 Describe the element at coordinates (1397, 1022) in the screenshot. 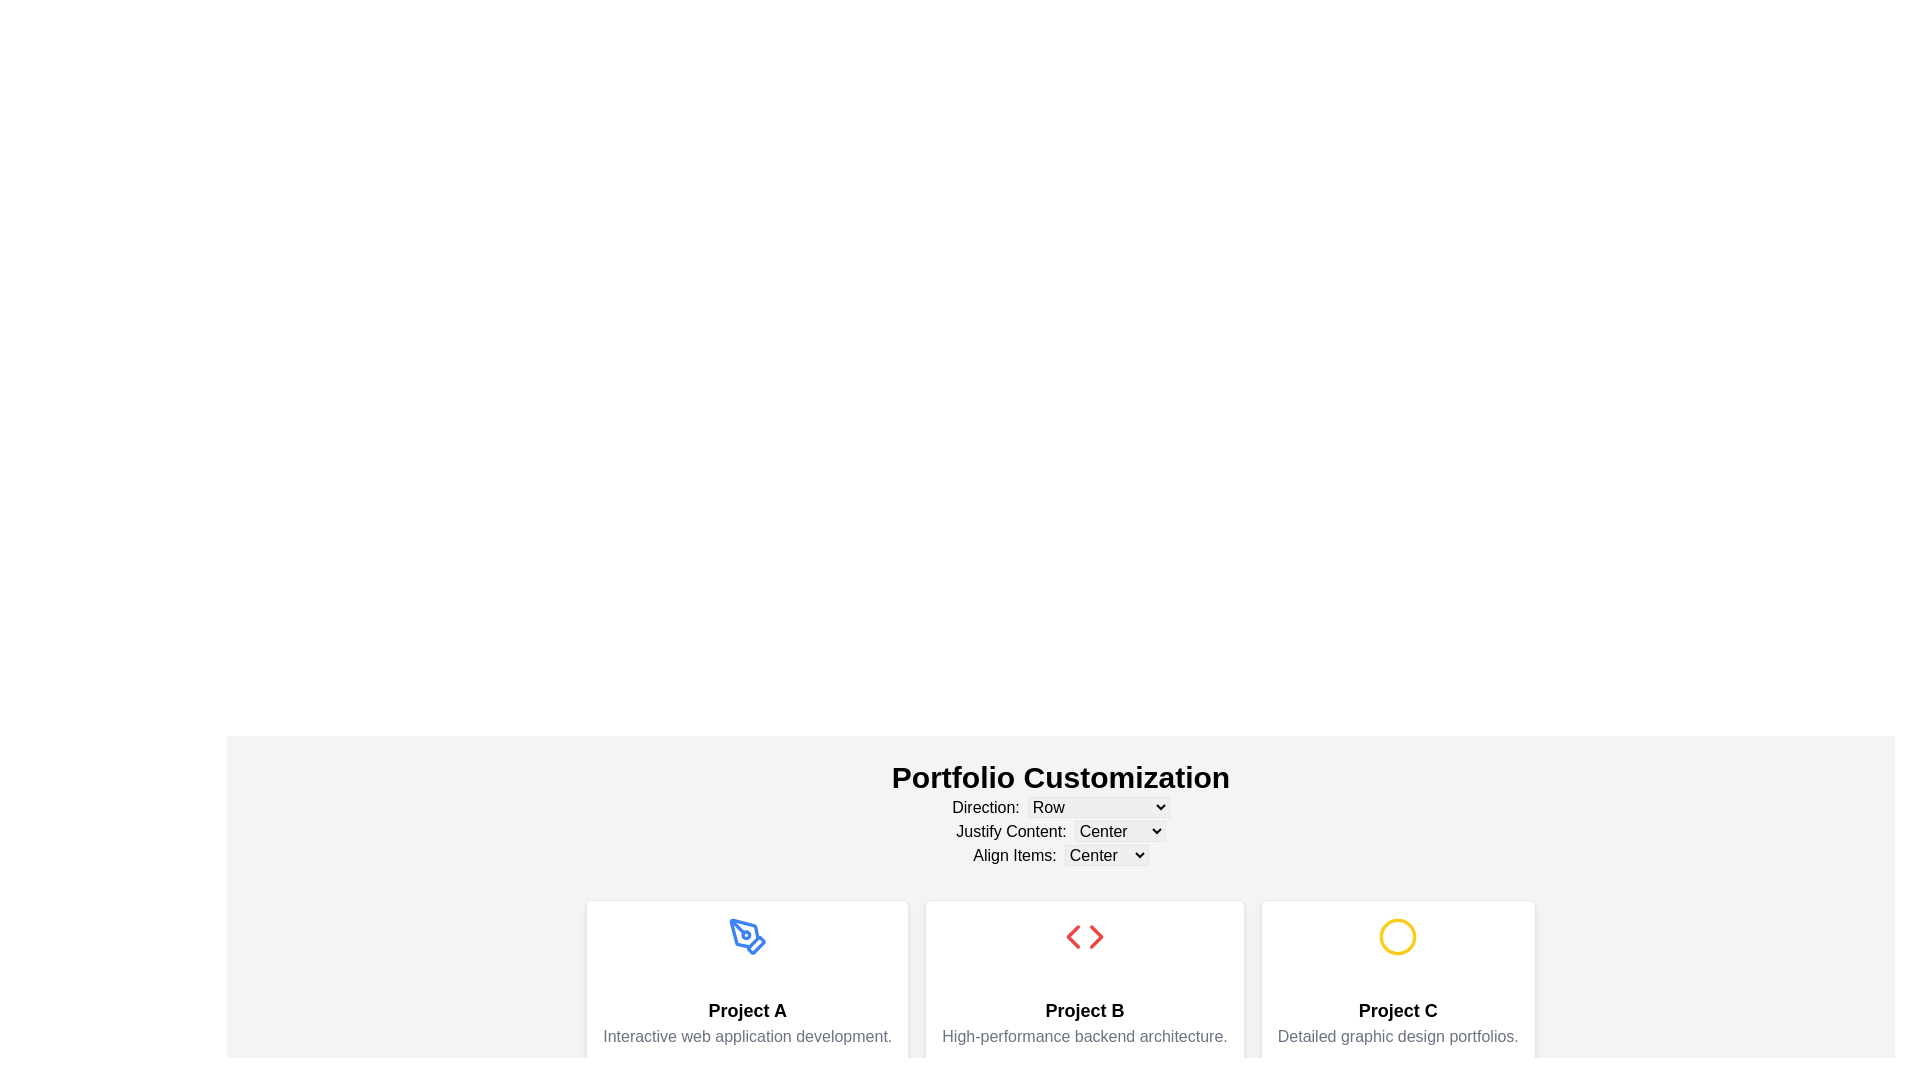

I see `information displayed in the text display element about 'Project C', which is located in the third content card of the row, centrally aligned with a yellow icon above it` at that location.